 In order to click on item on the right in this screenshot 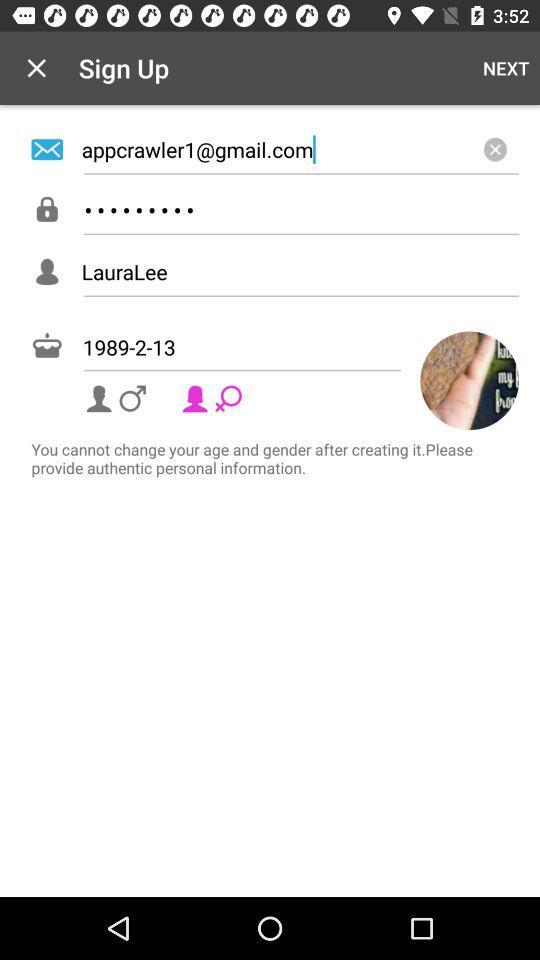, I will do `click(469, 379)`.